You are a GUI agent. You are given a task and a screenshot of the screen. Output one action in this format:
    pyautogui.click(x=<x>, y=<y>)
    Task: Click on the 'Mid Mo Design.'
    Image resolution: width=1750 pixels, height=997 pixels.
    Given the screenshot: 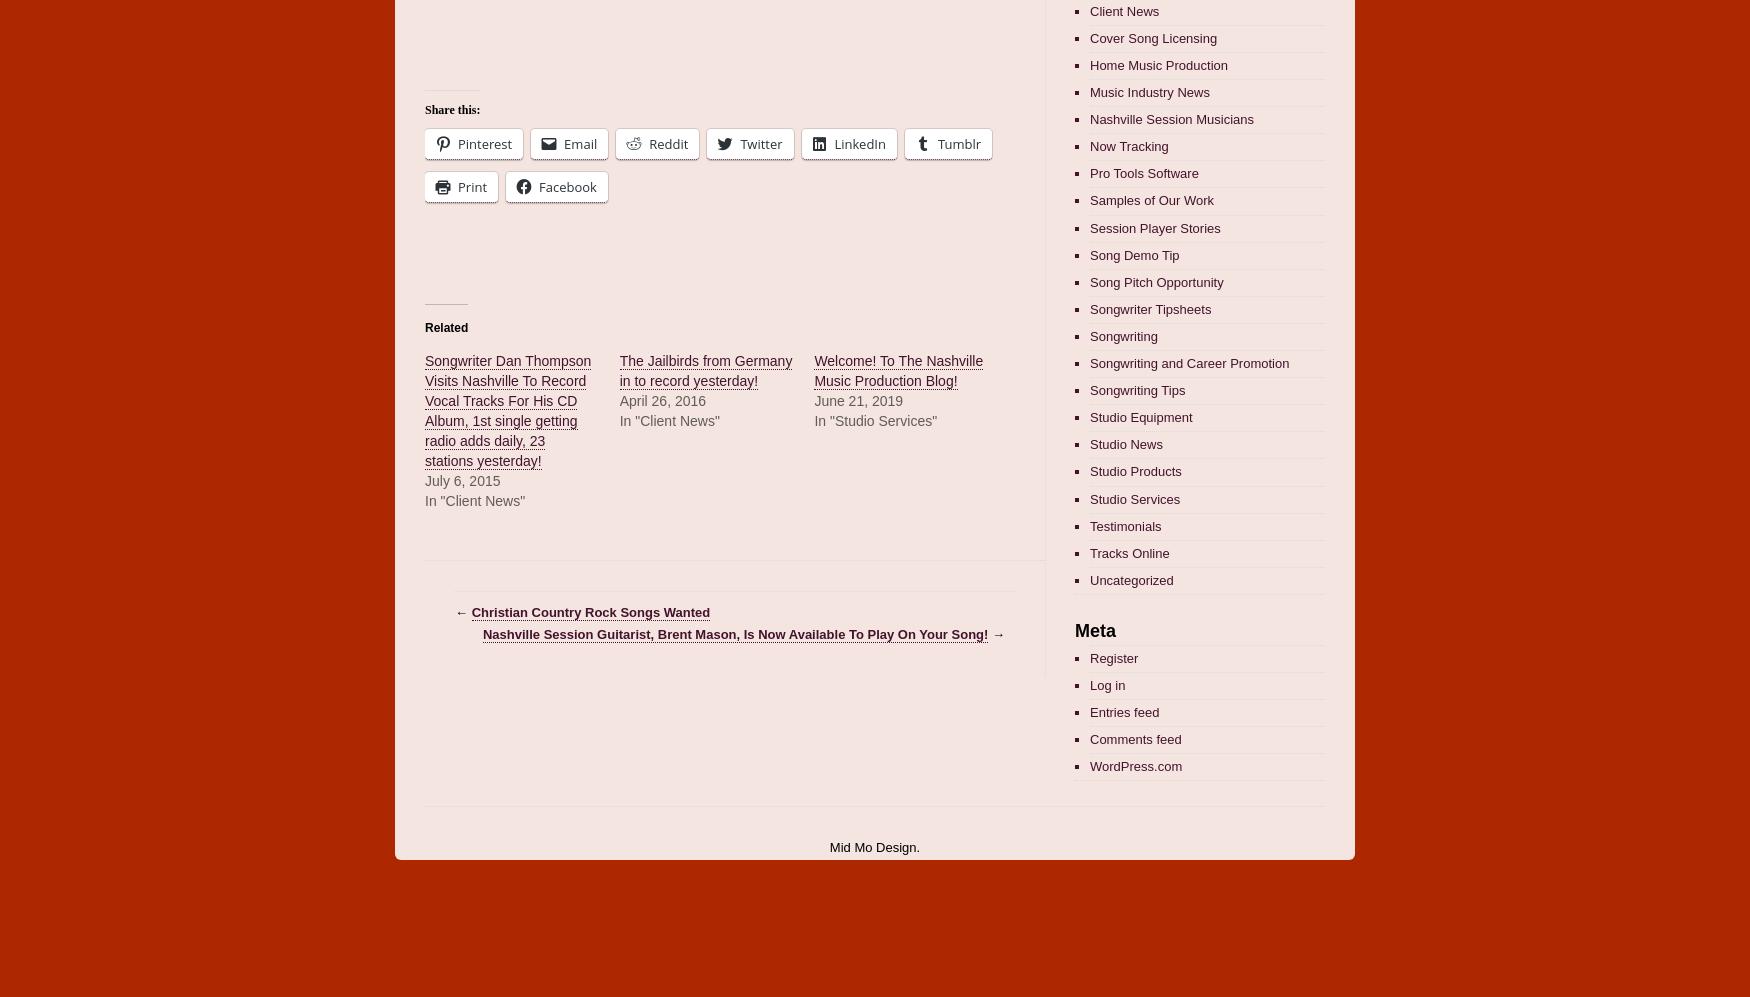 What is the action you would take?
    pyautogui.click(x=874, y=847)
    